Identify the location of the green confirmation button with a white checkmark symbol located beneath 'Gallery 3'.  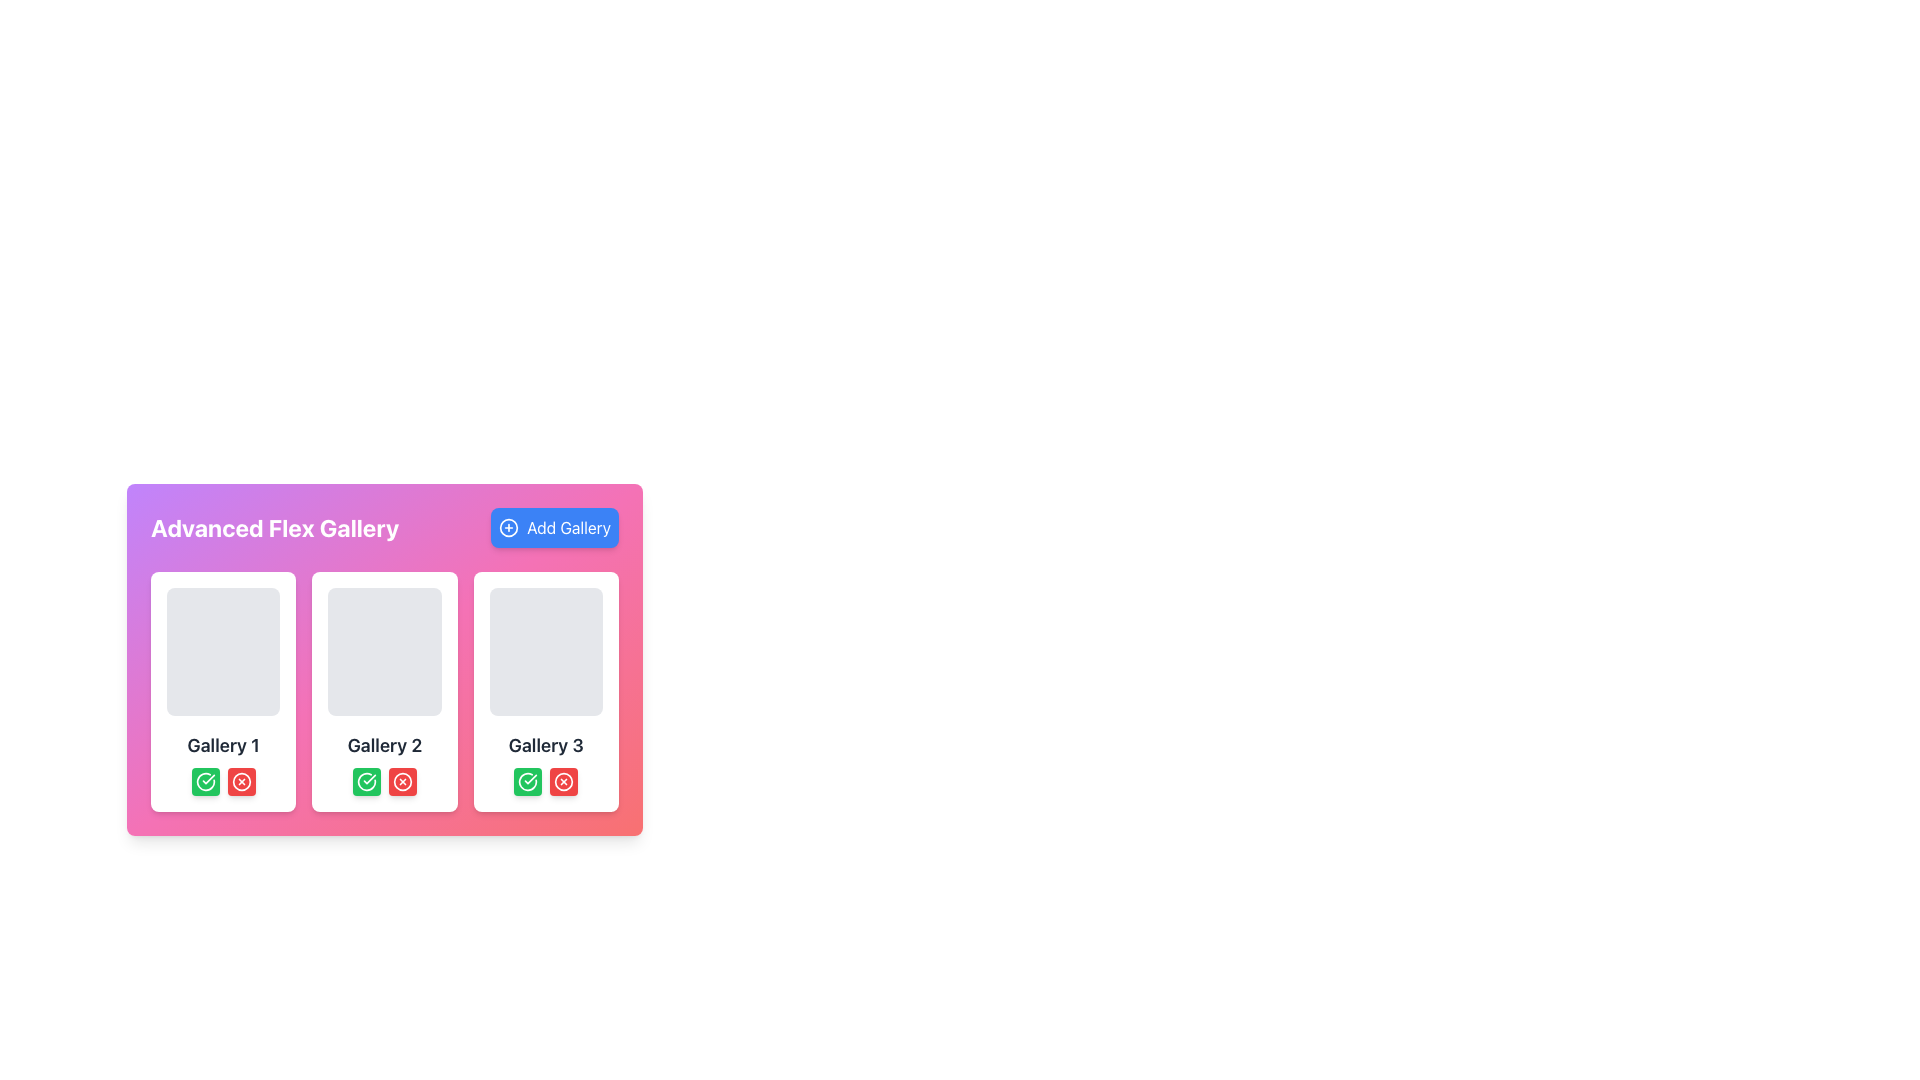
(528, 781).